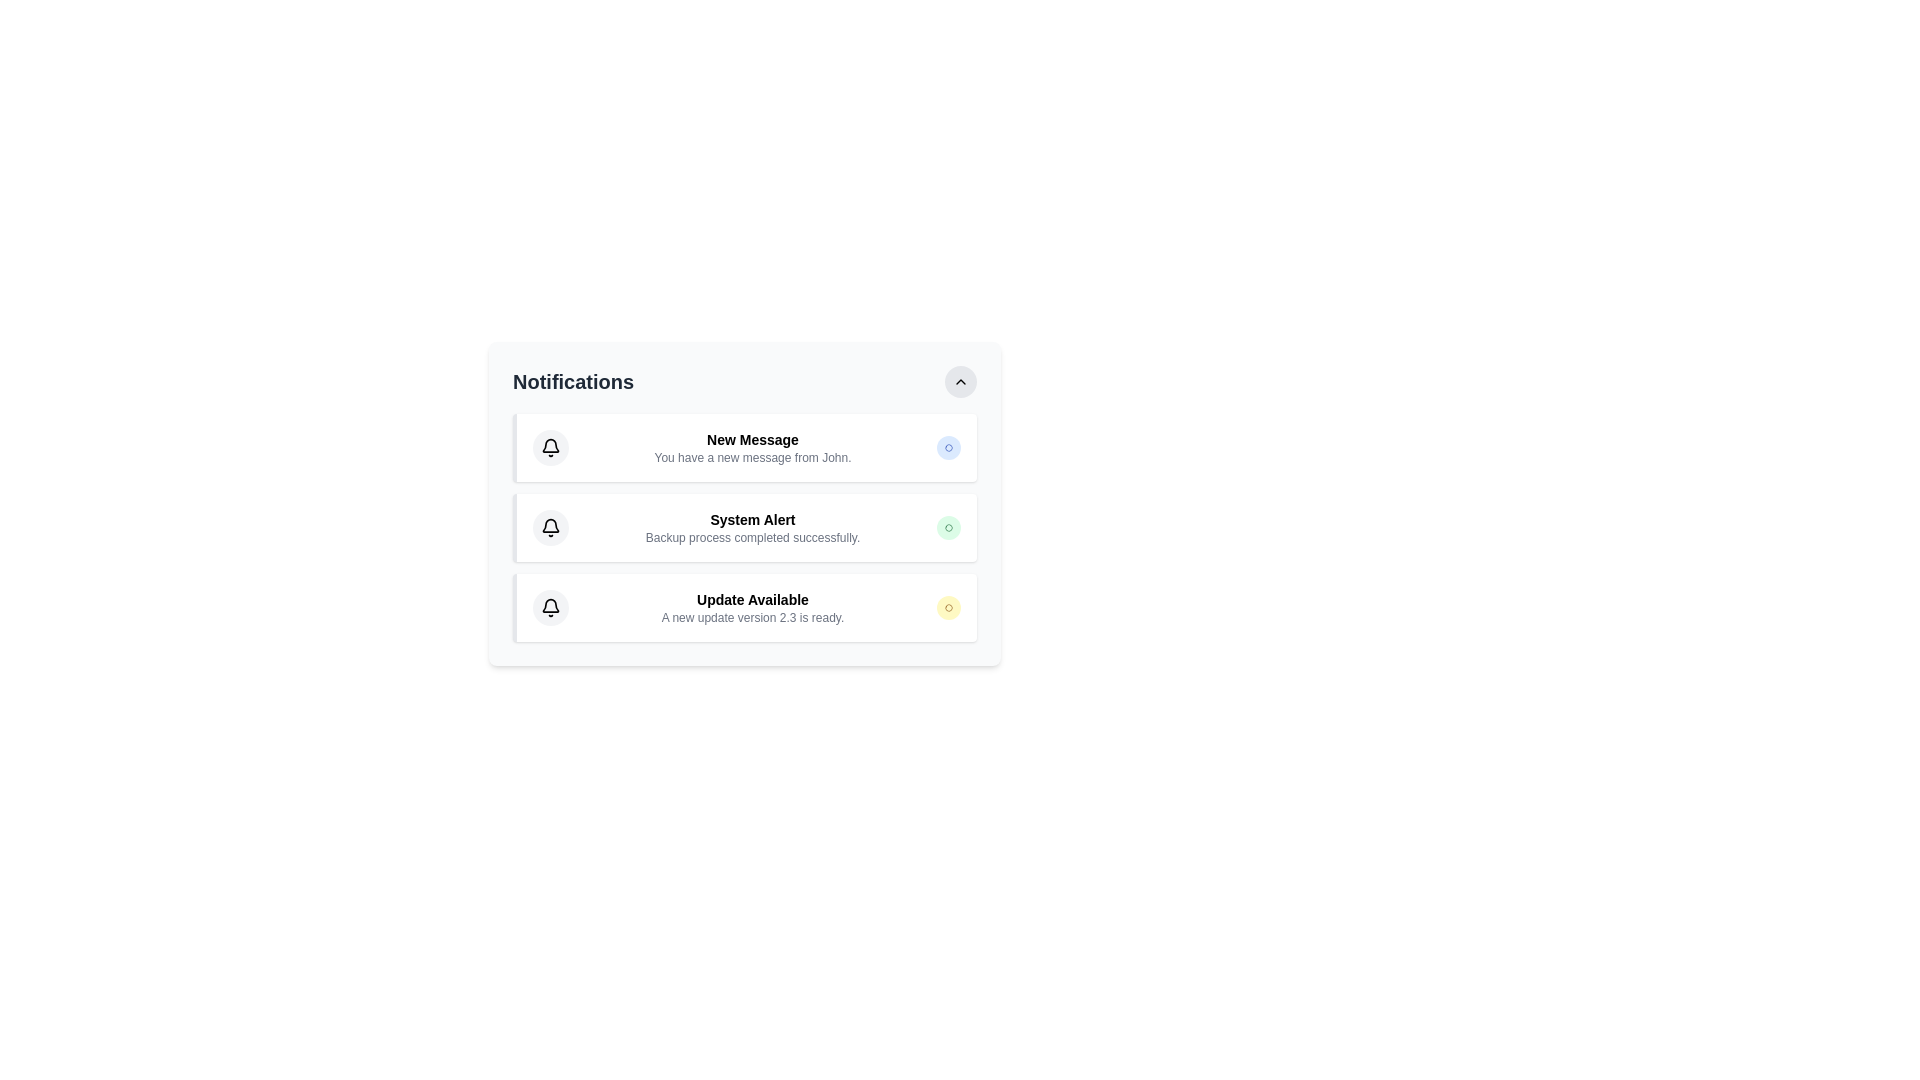 This screenshot has width=1920, height=1080. Describe the element at coordinates (551, 527) in the screenshot. I see `the notification icon in the 'System Alert' notification card, which is the first component aligned with the text 'System Alert'` at that location.